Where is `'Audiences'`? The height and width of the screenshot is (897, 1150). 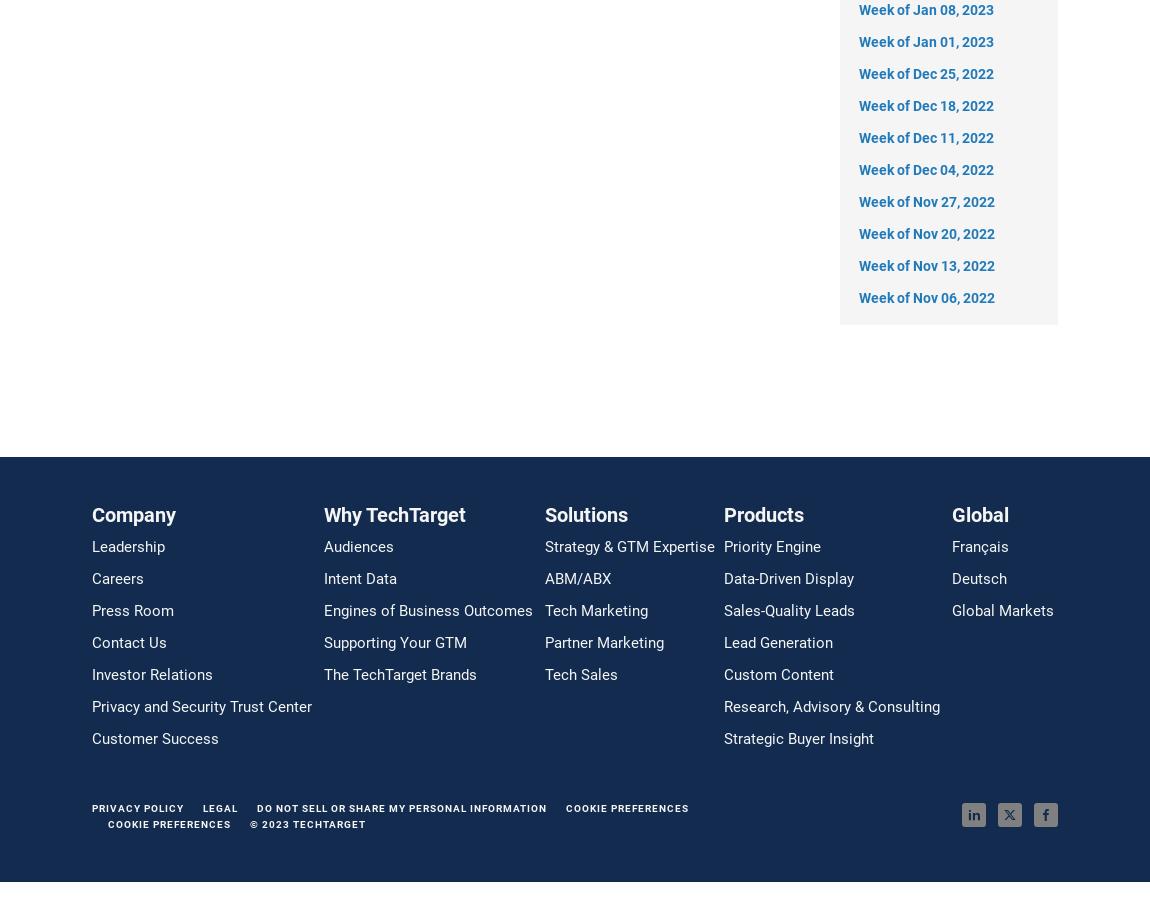 'Audiences' is located at coordinates (323, 546).